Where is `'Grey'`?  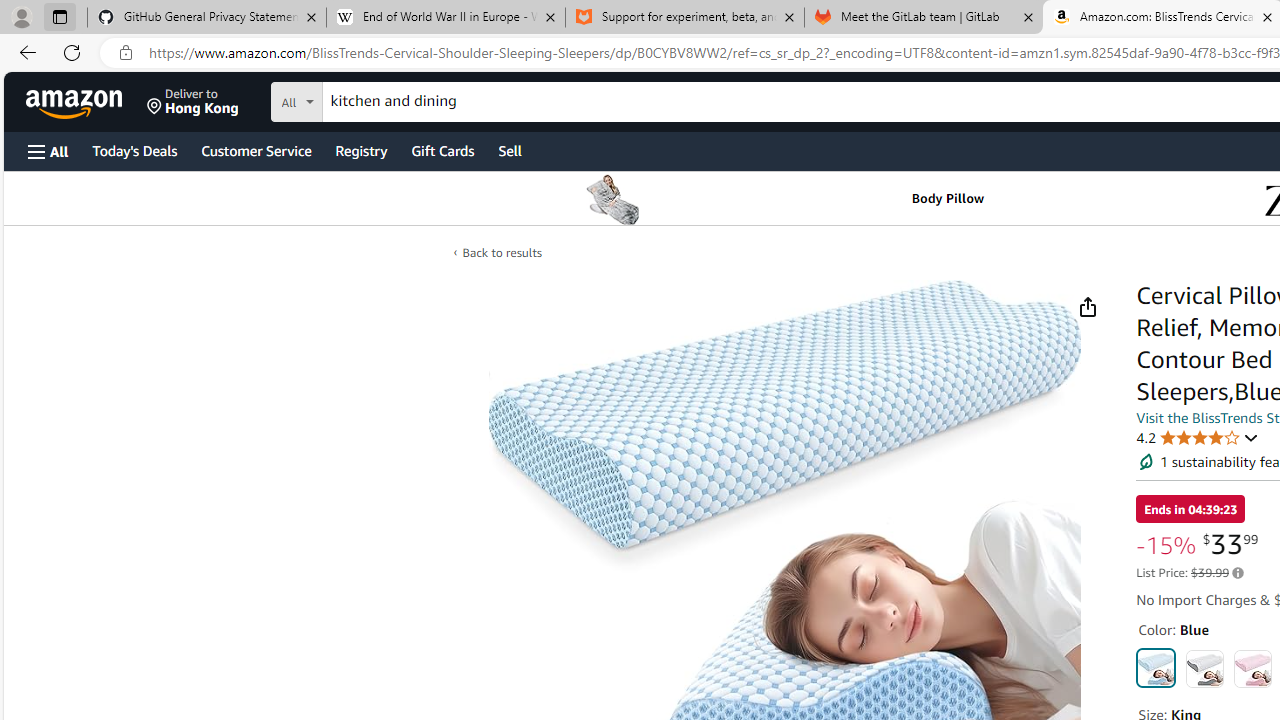
'Grey' is located at coordinates (1203, 668).